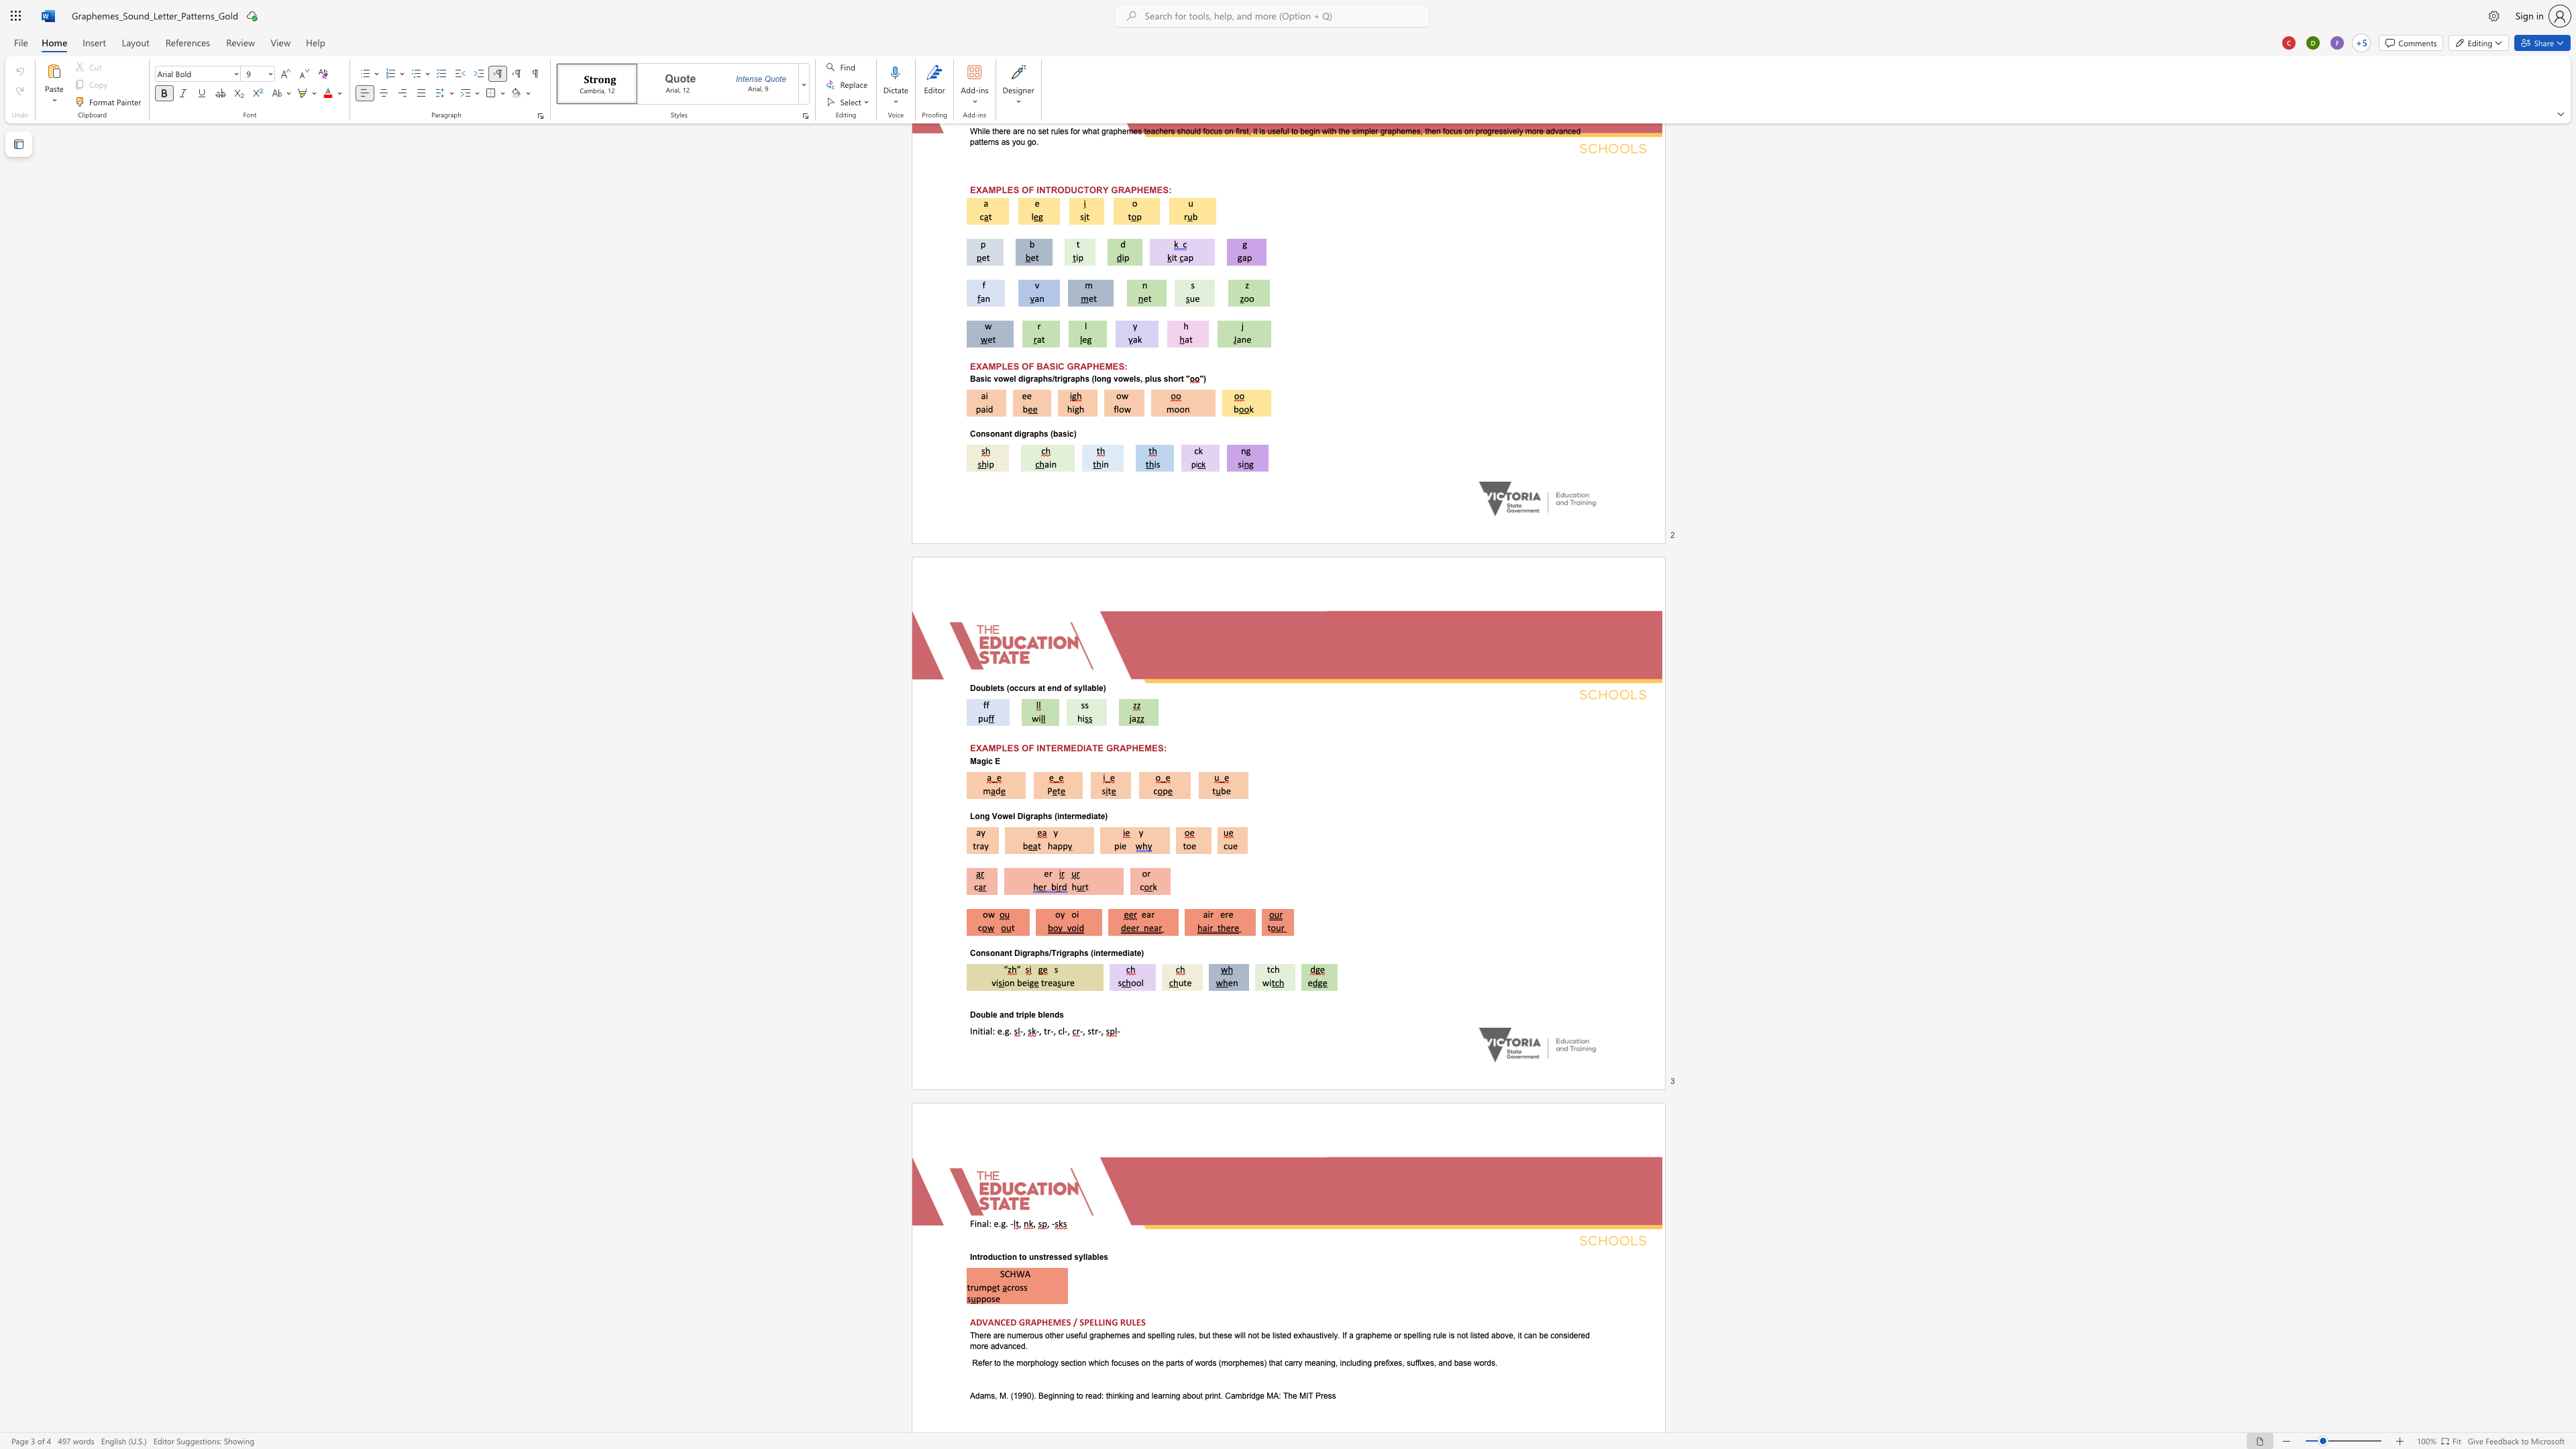 The width and height of the screenshot is (2576, 1449). Describe the element at coordinates (989, 1222) in the screenshot. I see `the 1th character ":" in the text` at that location.